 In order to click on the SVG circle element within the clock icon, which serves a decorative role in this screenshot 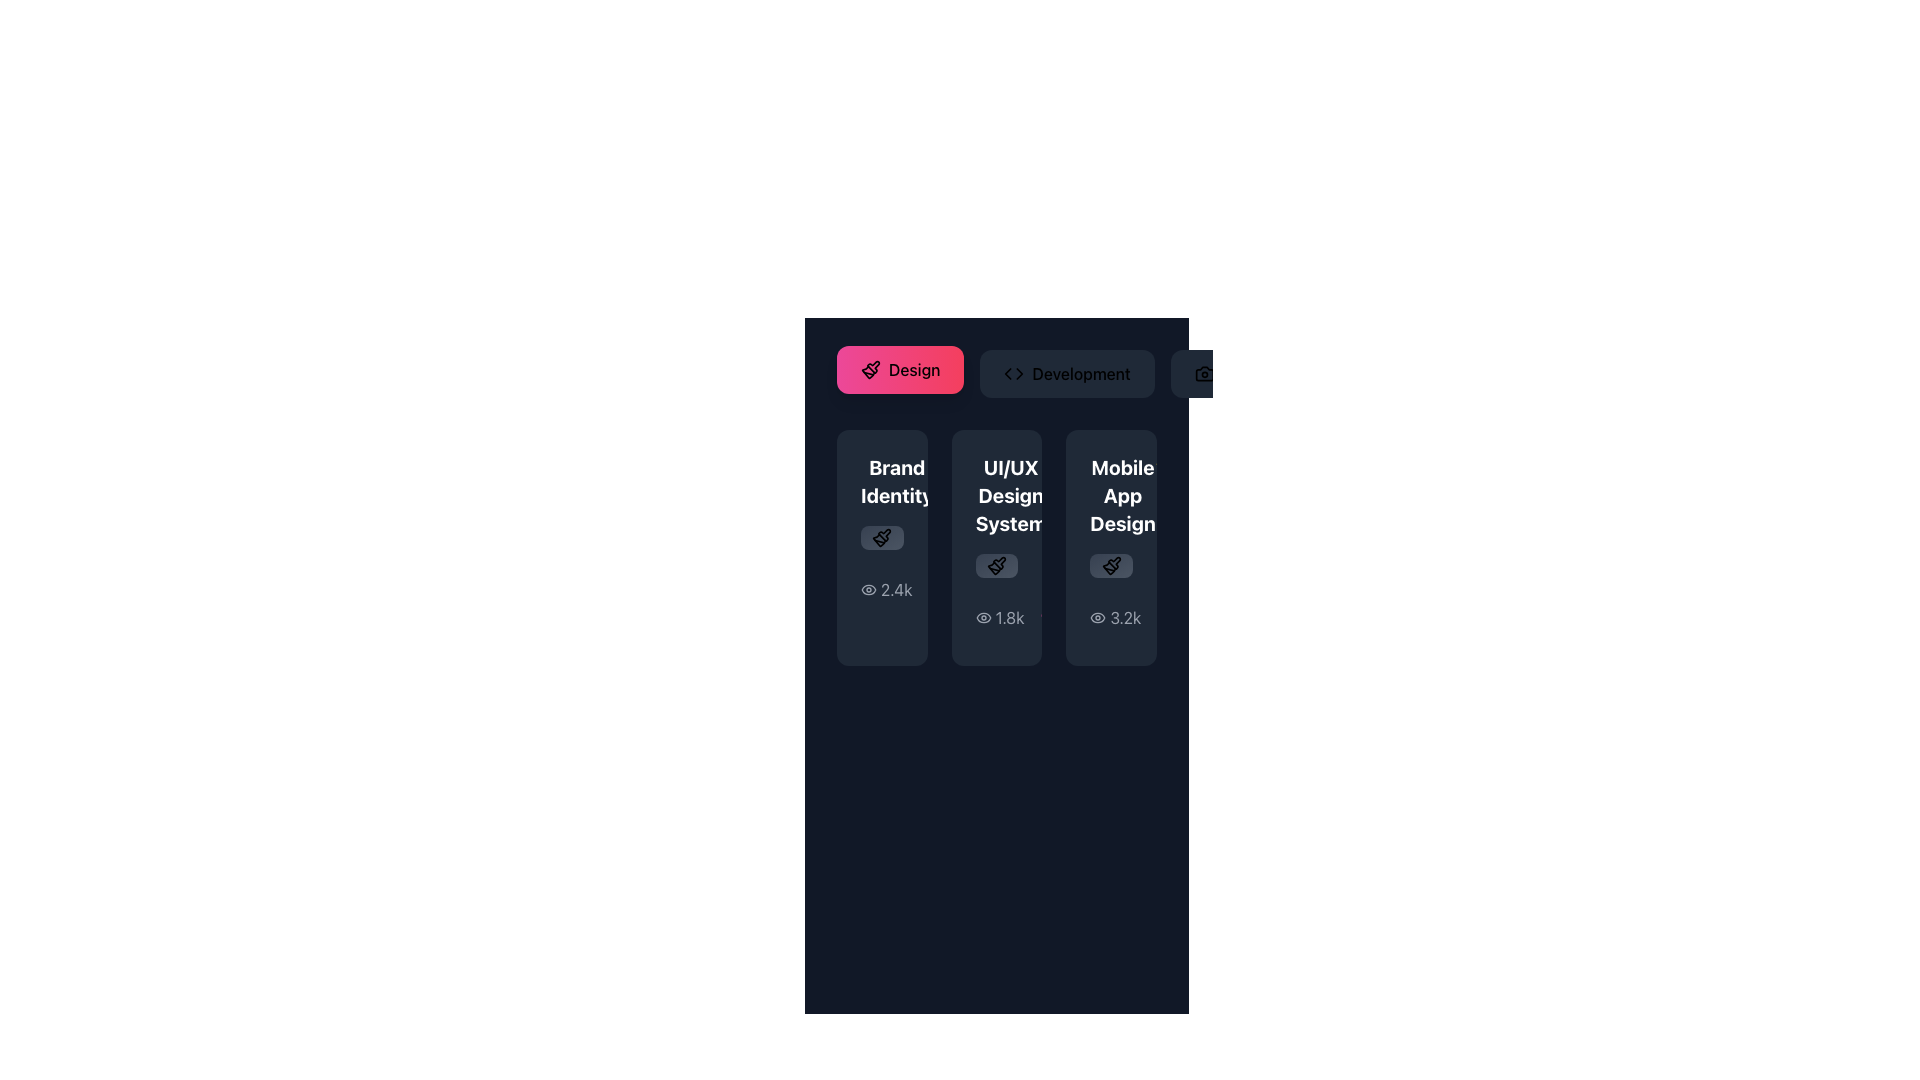, I will do `click(1094, 616)`.